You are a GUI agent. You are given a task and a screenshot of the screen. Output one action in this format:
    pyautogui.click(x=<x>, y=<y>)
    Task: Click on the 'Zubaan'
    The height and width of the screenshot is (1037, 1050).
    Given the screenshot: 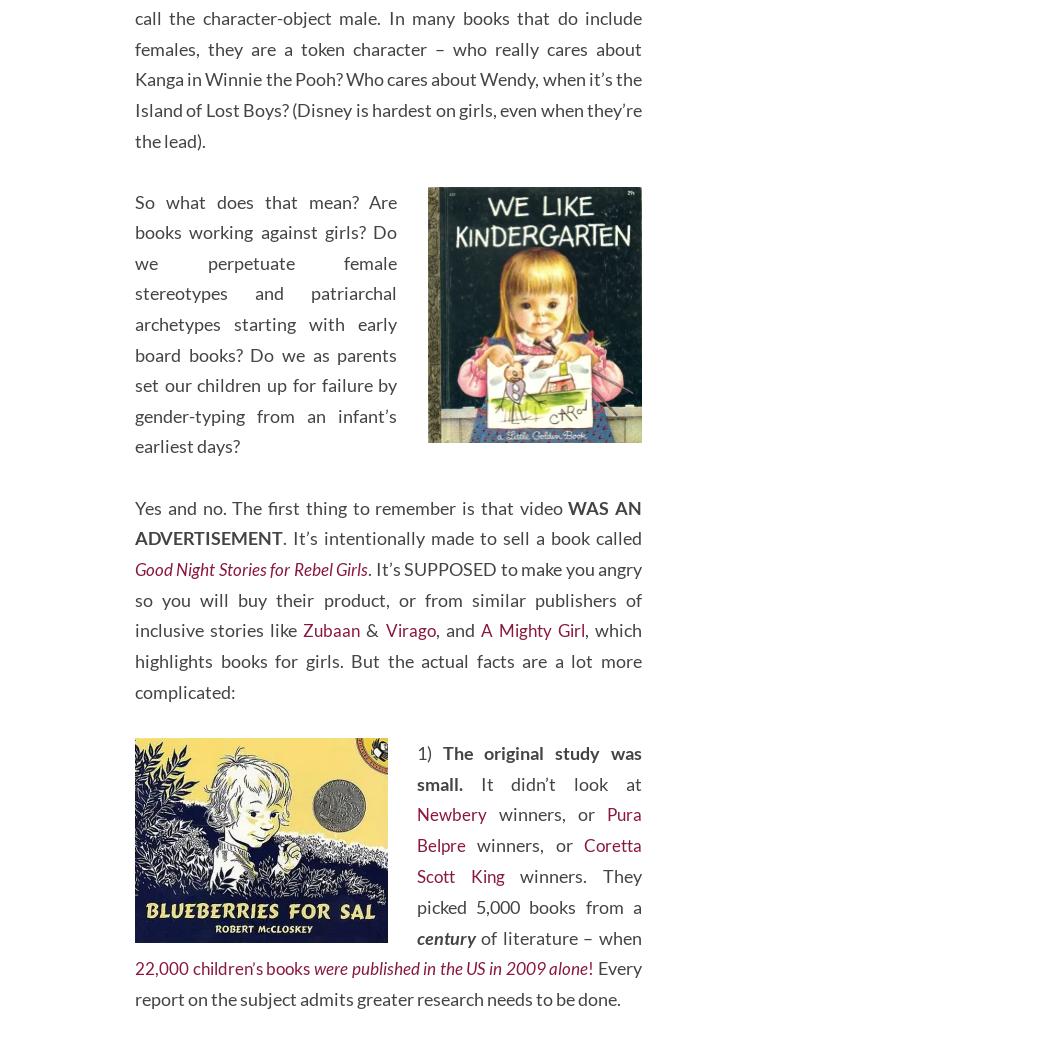 What is the action you would take?
    pyautogui.click(x=332, y=659)
    